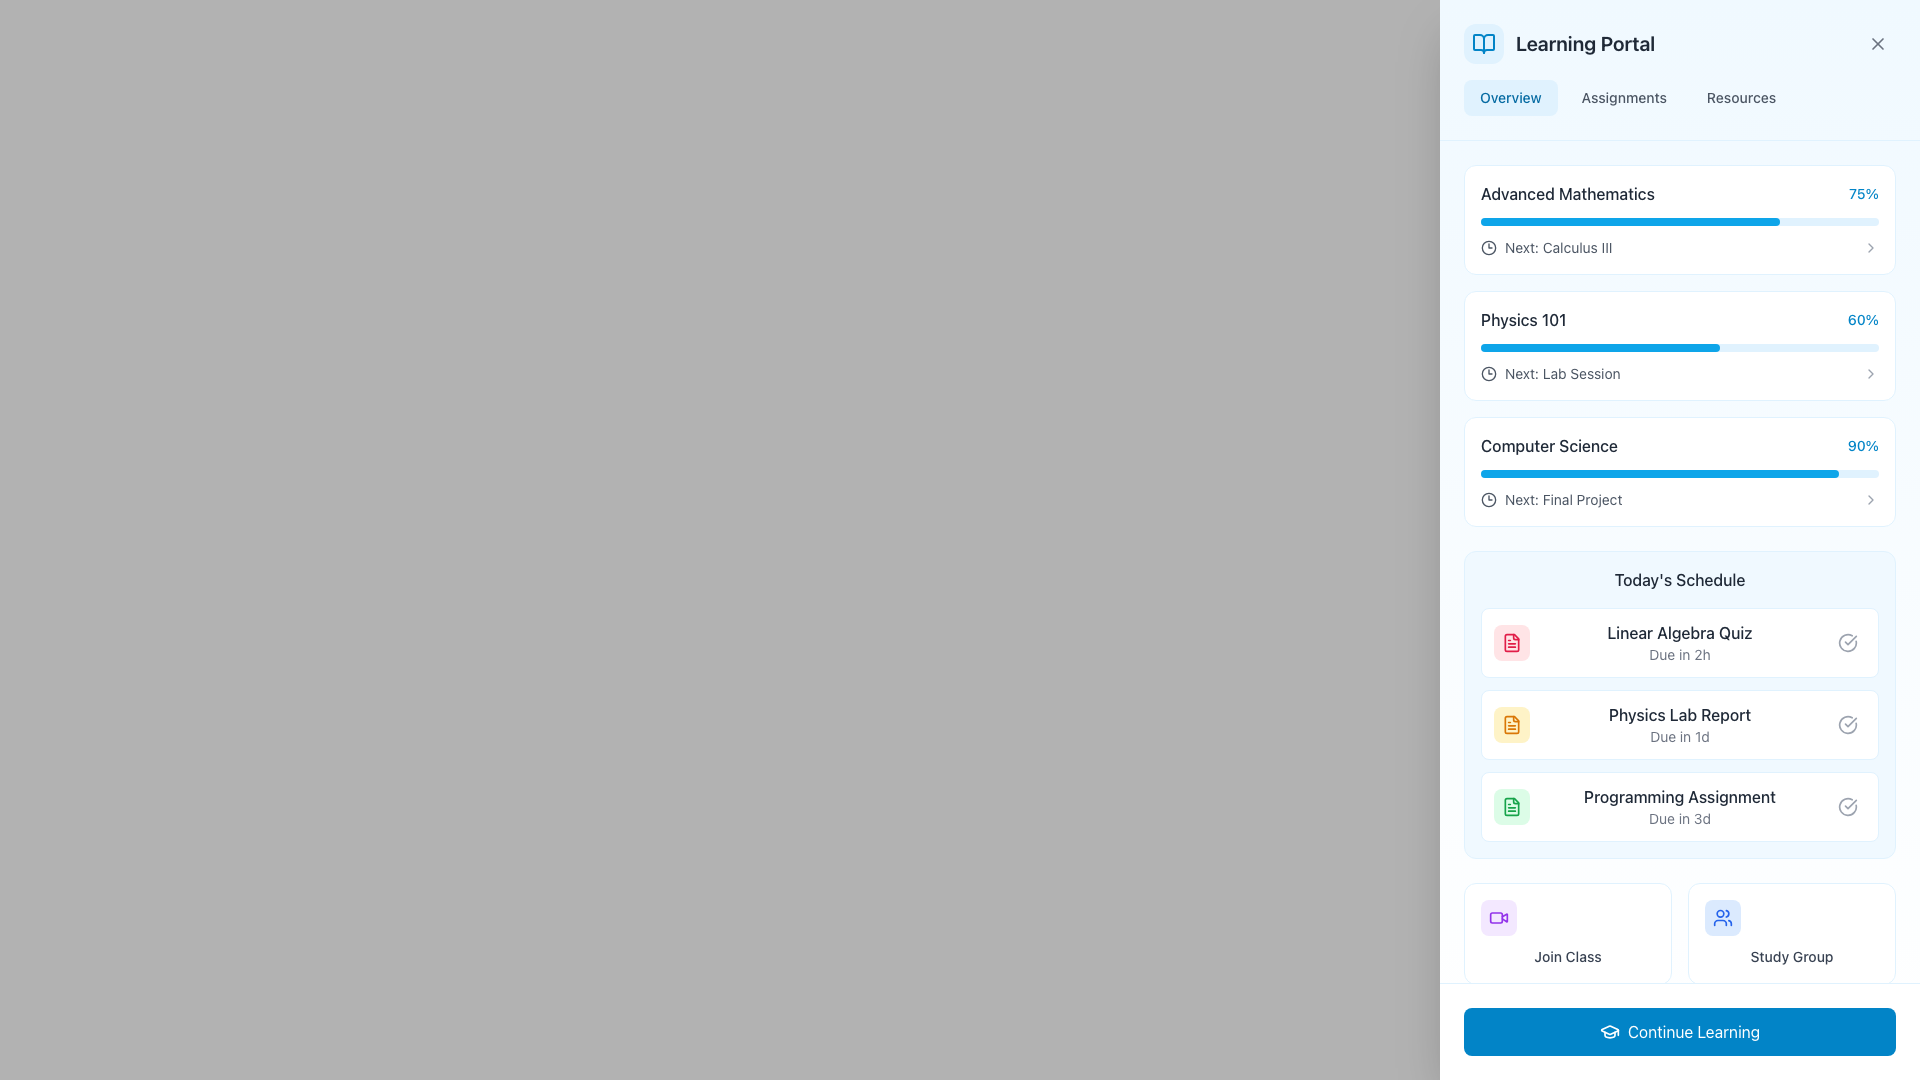 The image size is (1920, 1080). I want to click on the progress bar representing 75% completion in the 'Advanced Mathematics' section, so click(1680, 222).